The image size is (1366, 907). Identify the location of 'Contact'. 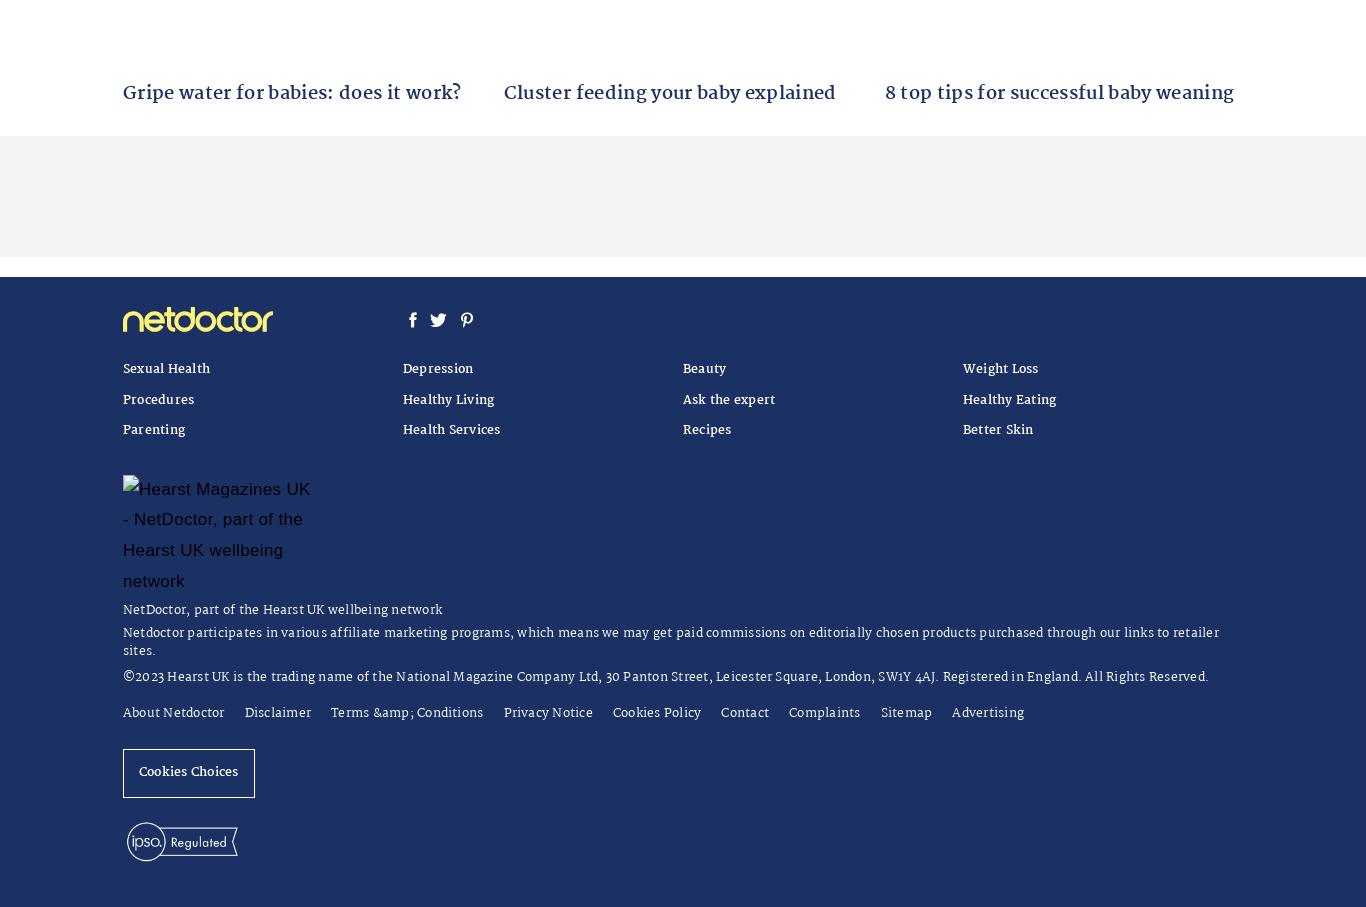
(745, 712).